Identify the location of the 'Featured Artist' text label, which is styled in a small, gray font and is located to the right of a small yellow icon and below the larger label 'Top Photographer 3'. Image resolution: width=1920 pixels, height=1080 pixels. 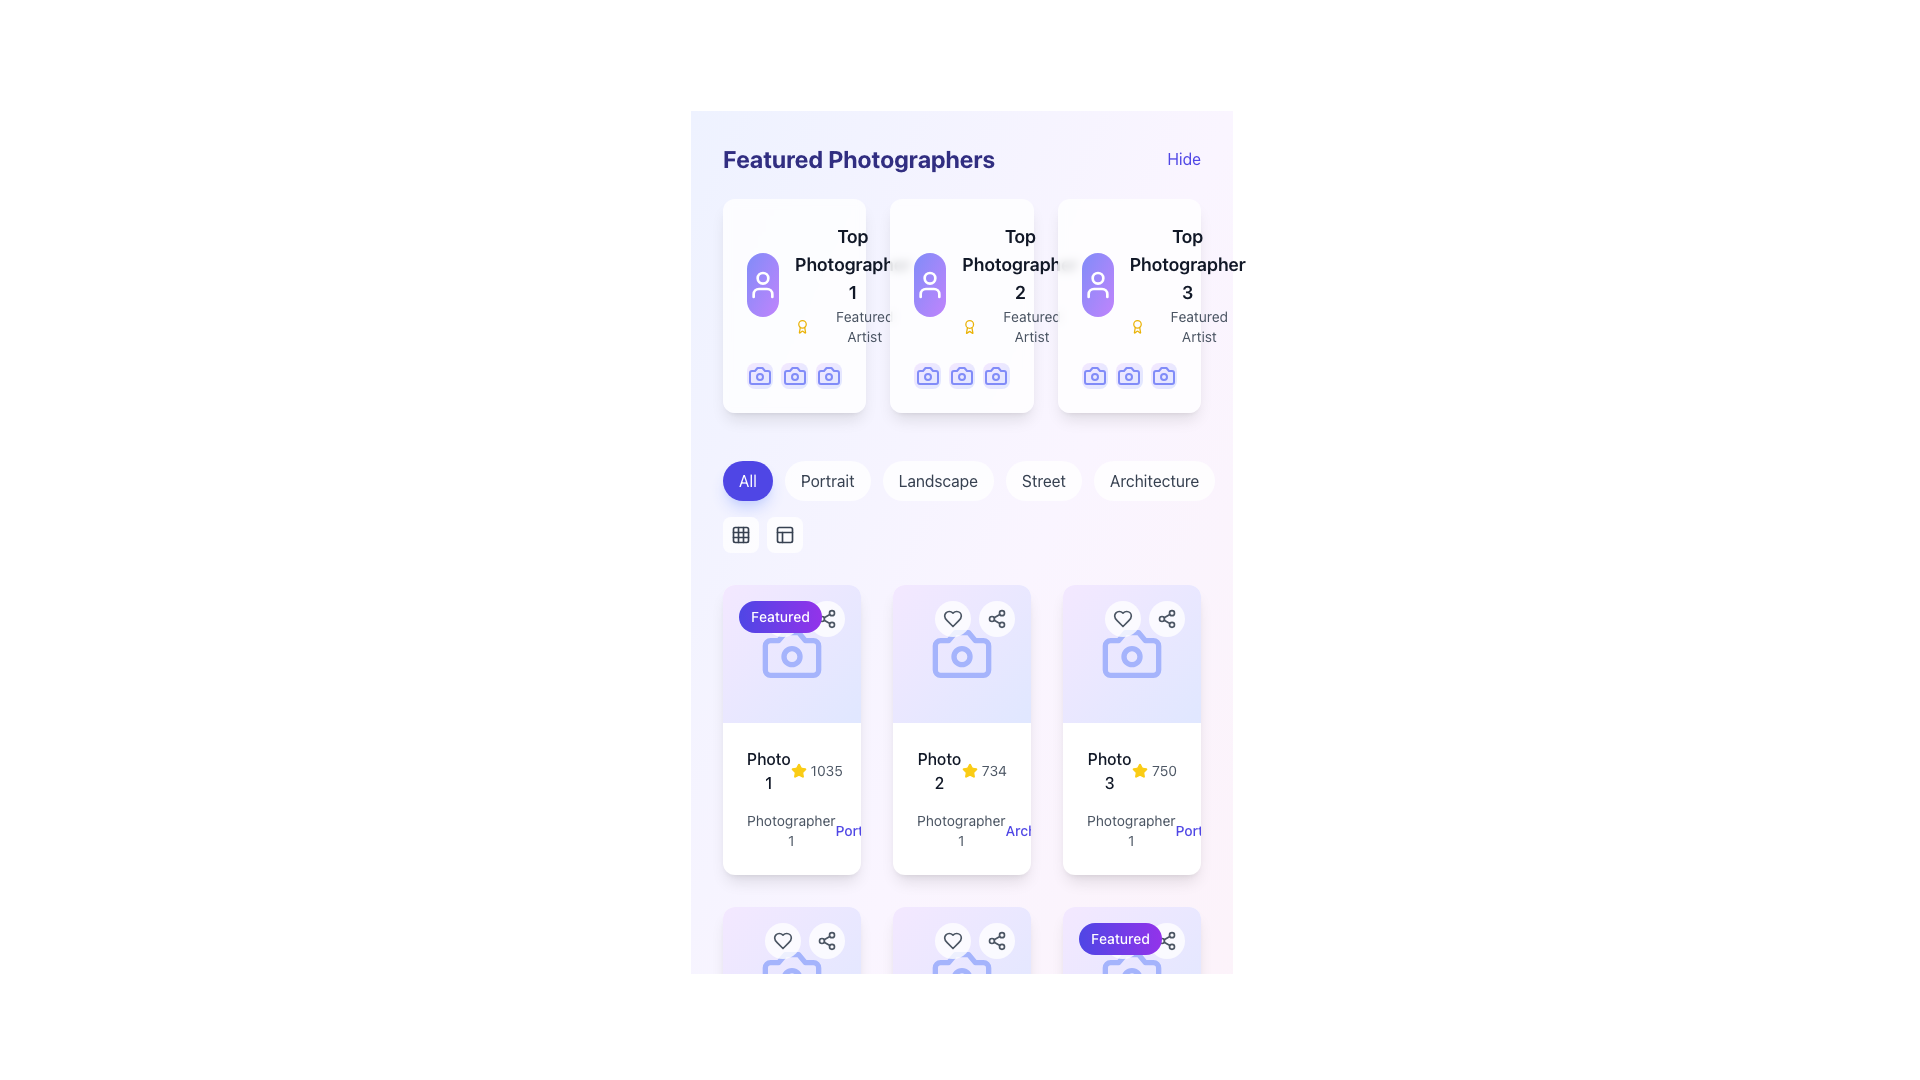
(1199, 326).